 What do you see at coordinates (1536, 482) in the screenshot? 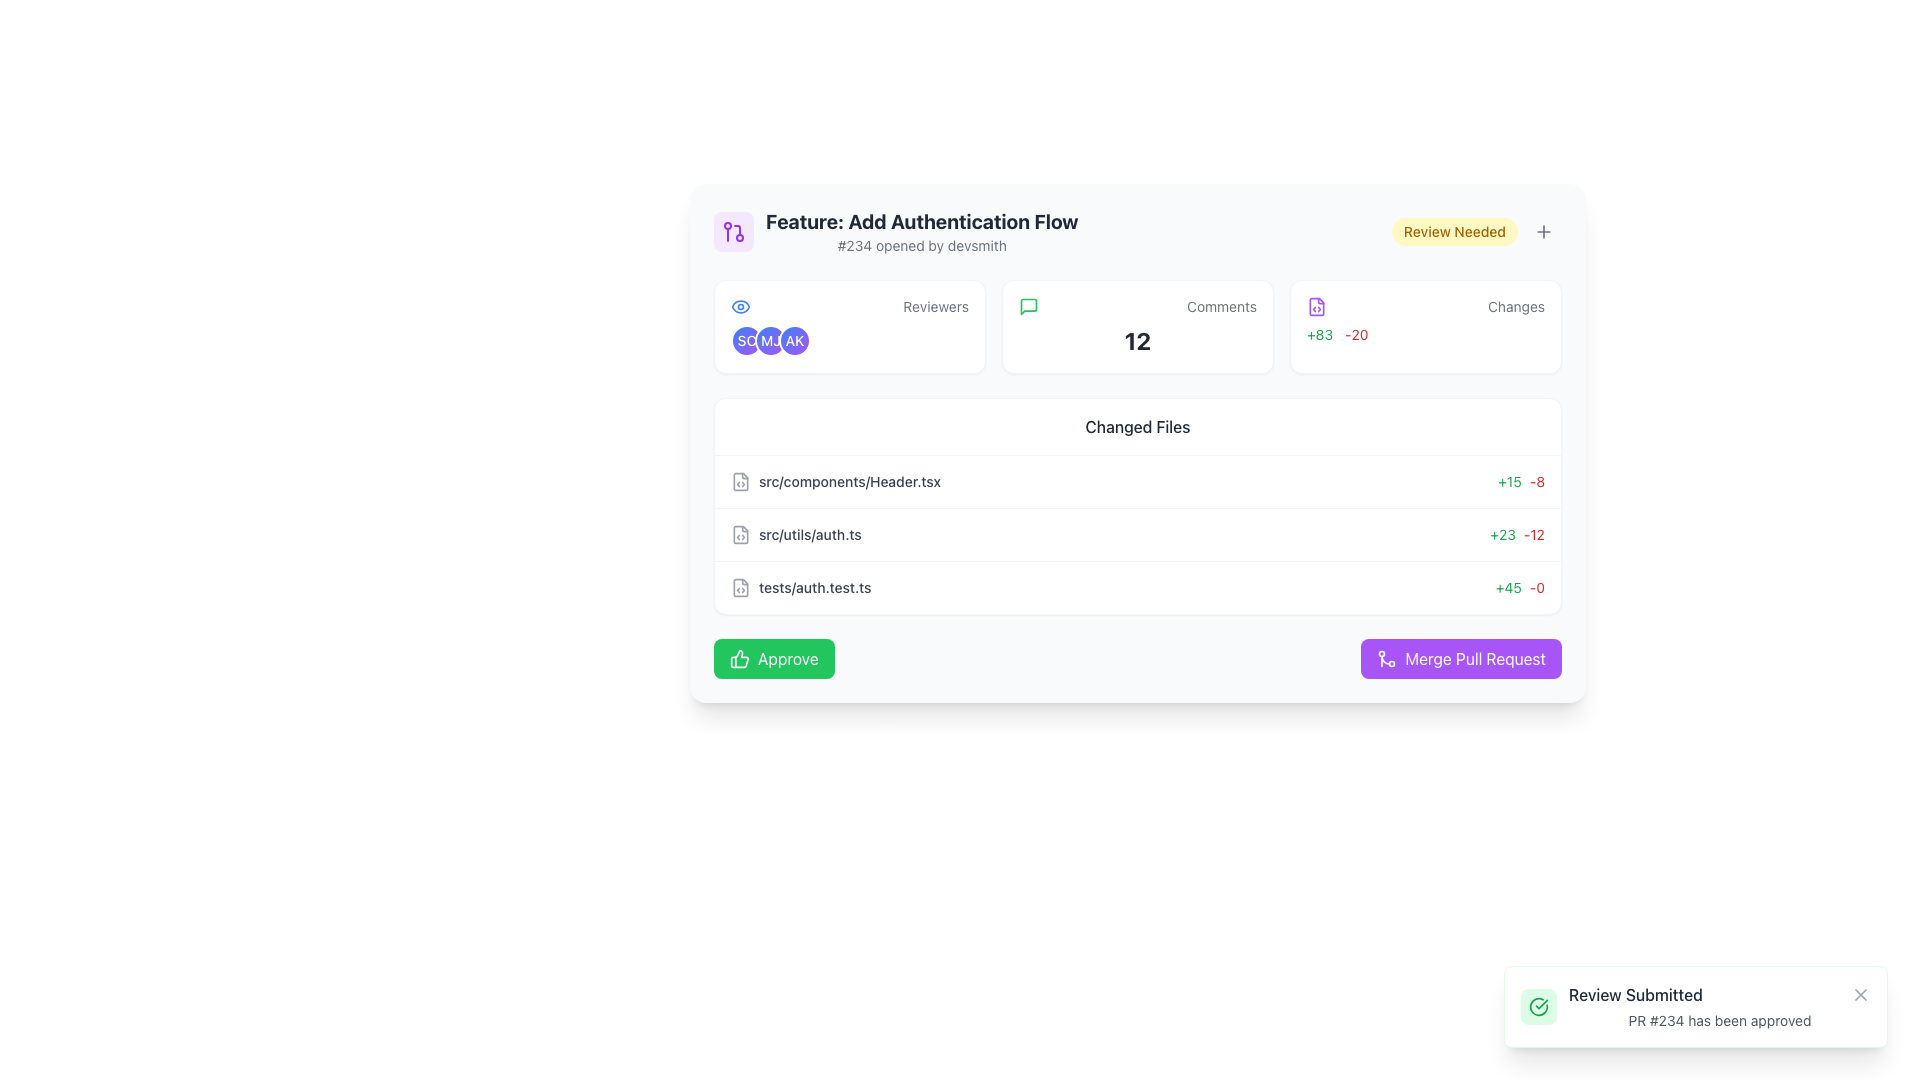
I see `the static text element displaying the numeric value '-8' styled in red color, which indicates a decrement or negative value, located to the right of the green '+15' text` at bounding box center [1536, 482].